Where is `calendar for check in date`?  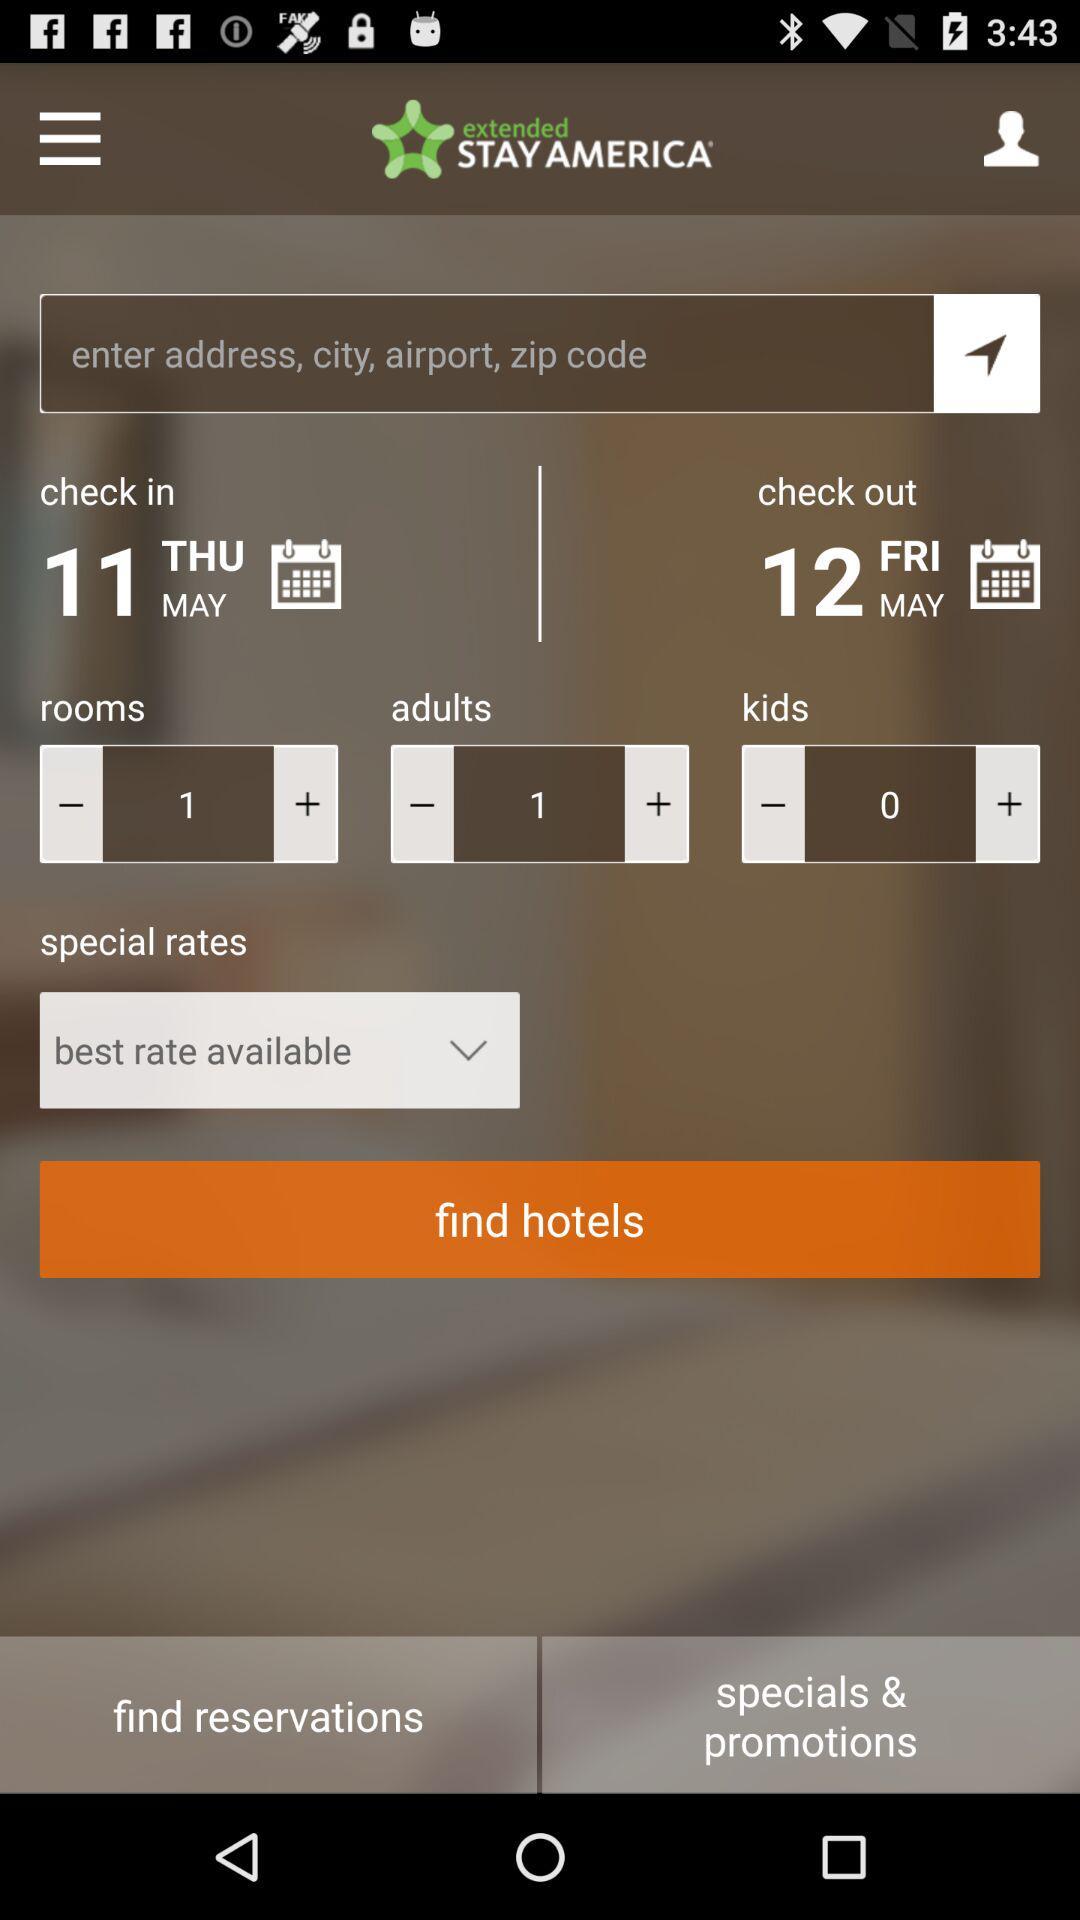 calendar for check in date is located at coordinates (306, 573).